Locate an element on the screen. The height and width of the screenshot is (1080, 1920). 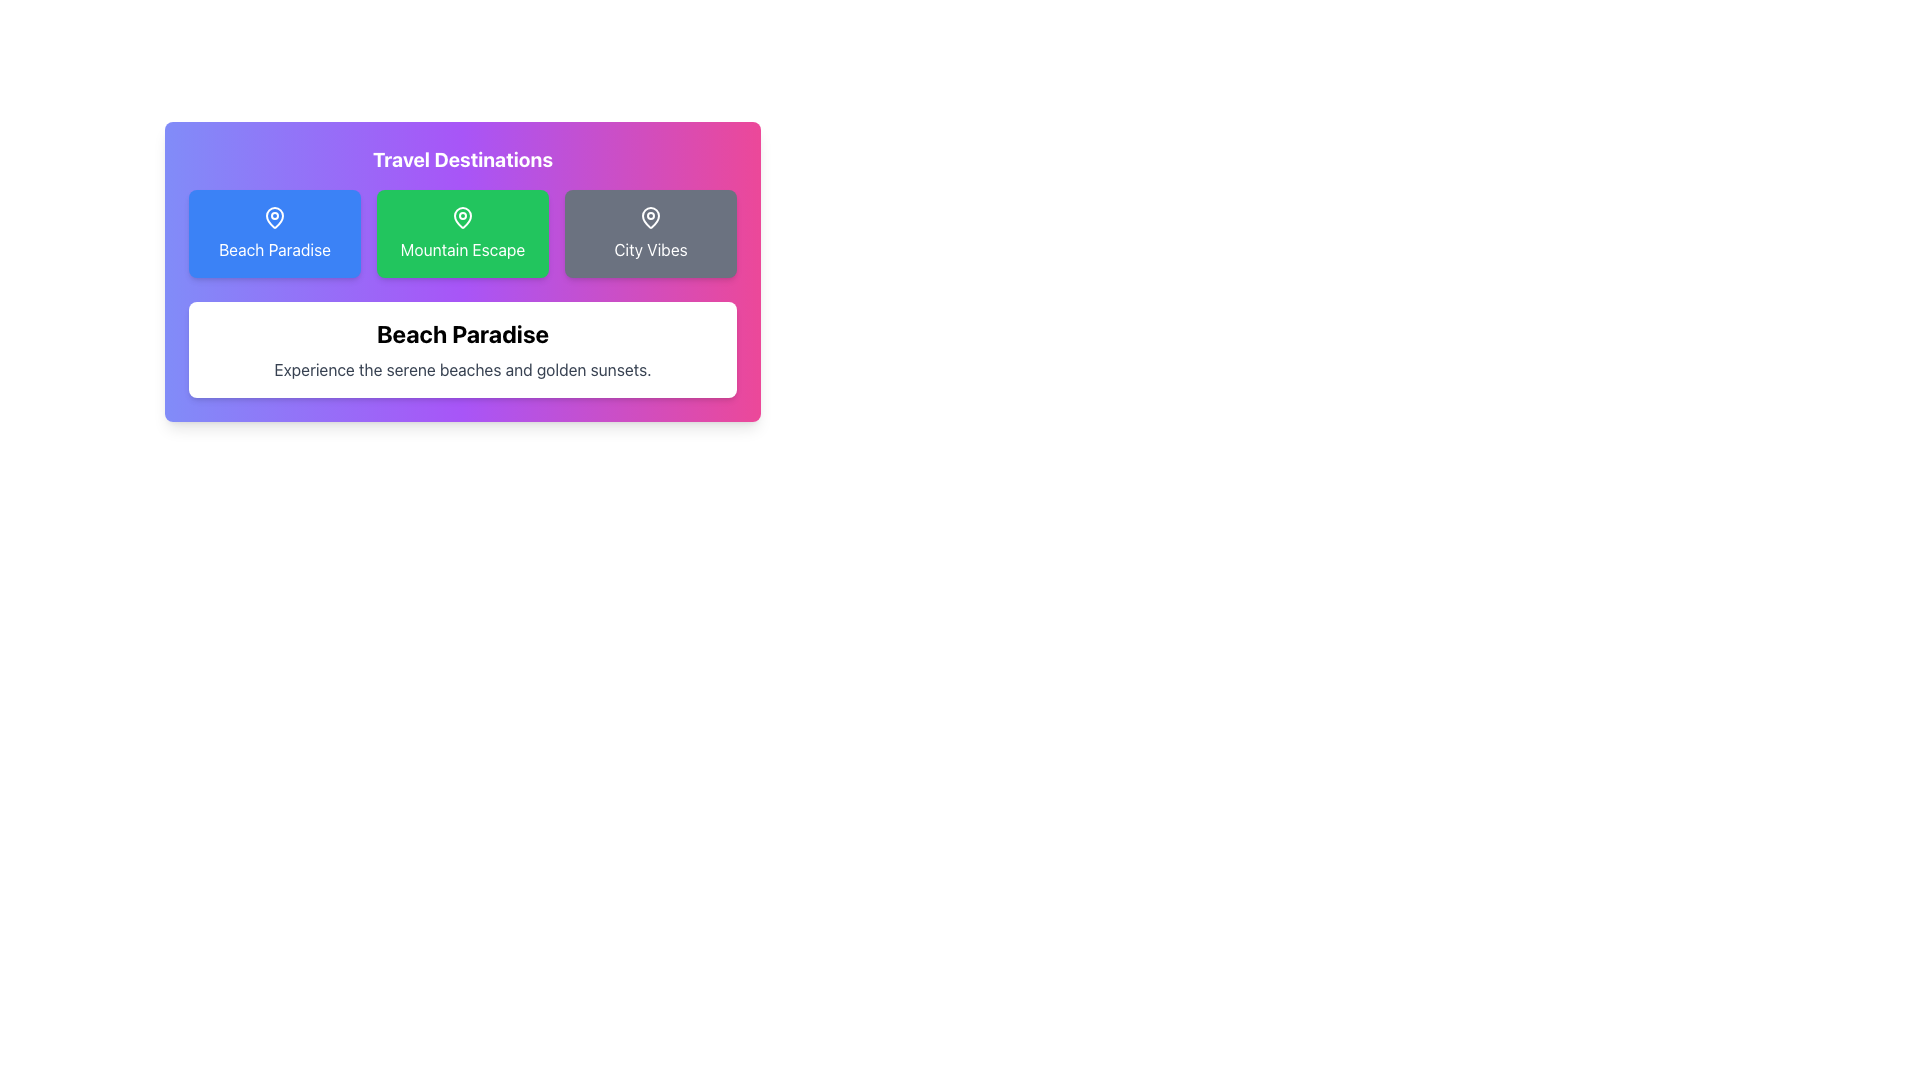
the interactive button for selecting the 'City Vibes' option, which is the rightmost button in a row of three buttons labeled 'Beach Paradise', 'Mountain Escape', and 'City Vibes' is located at coordinates (651, 233).